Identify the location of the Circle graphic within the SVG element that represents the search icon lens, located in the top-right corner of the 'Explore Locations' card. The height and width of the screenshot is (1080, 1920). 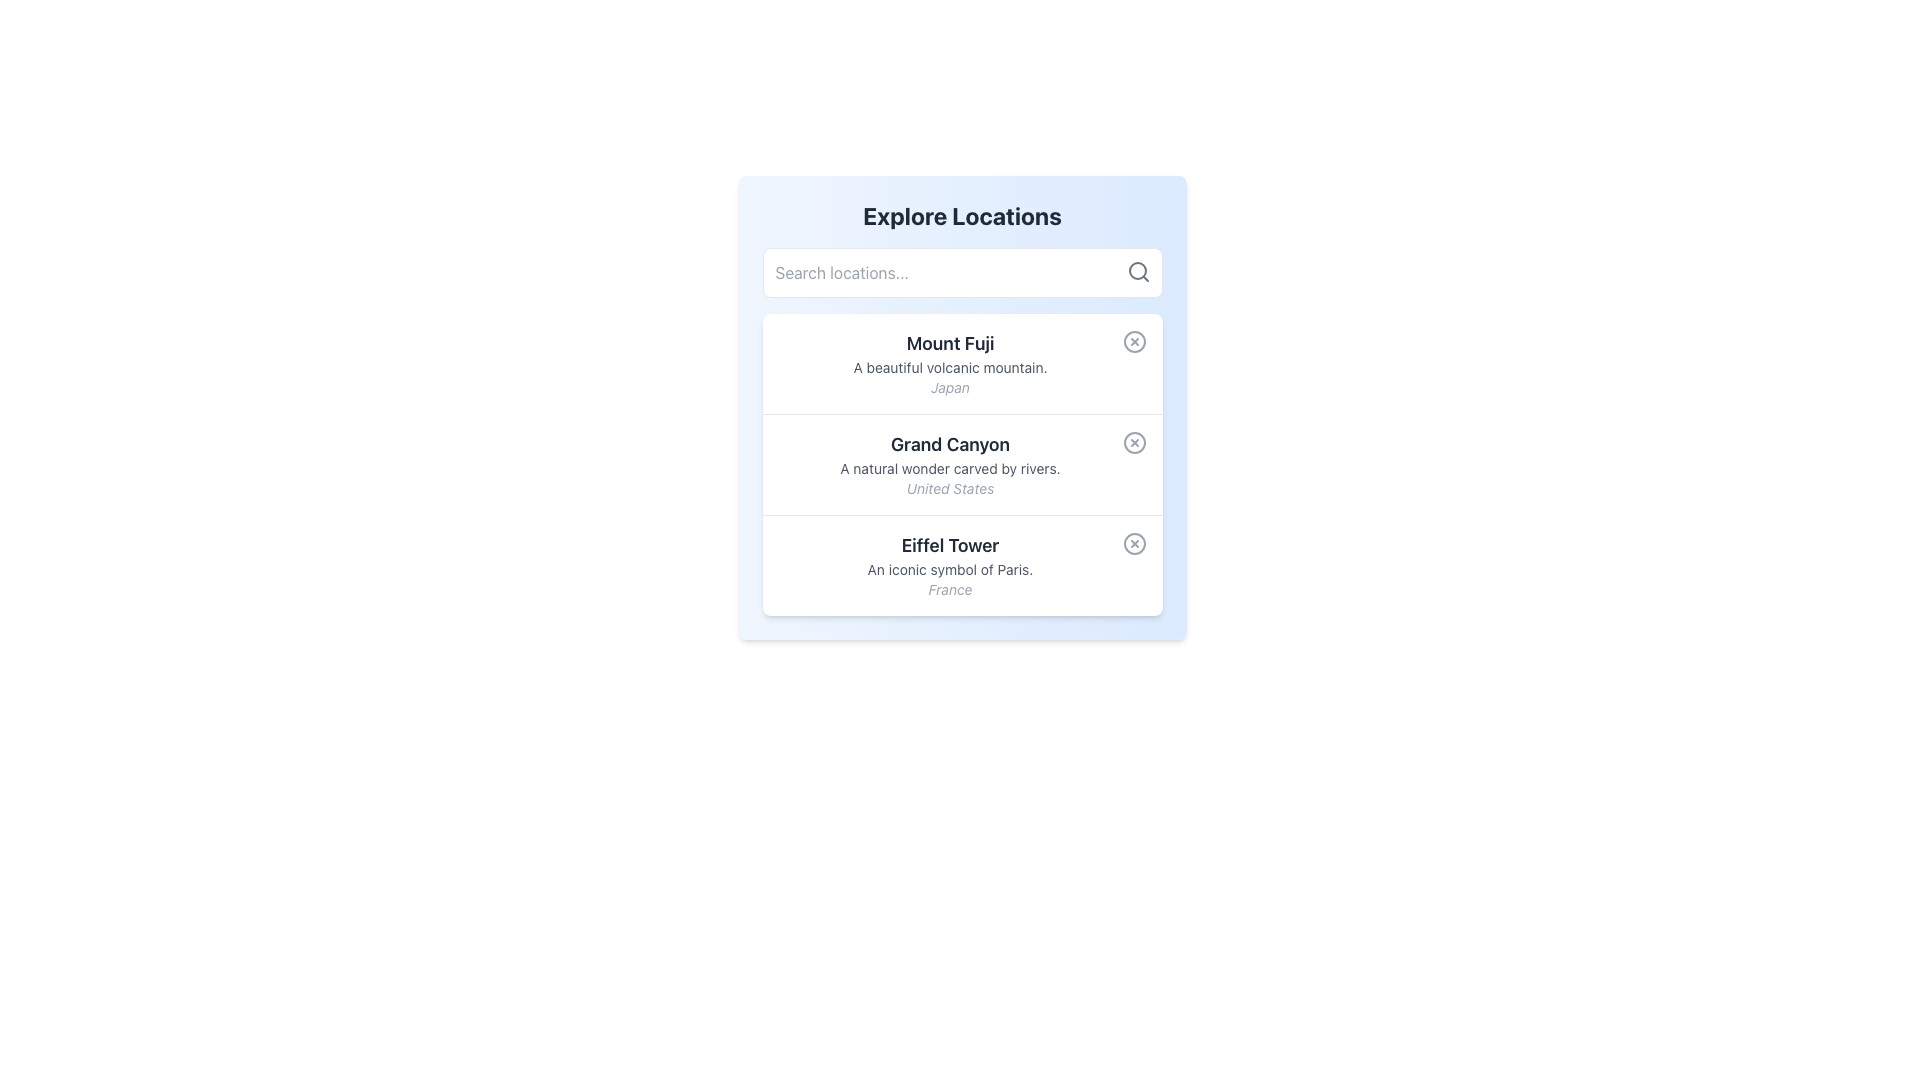
(1137, 270).